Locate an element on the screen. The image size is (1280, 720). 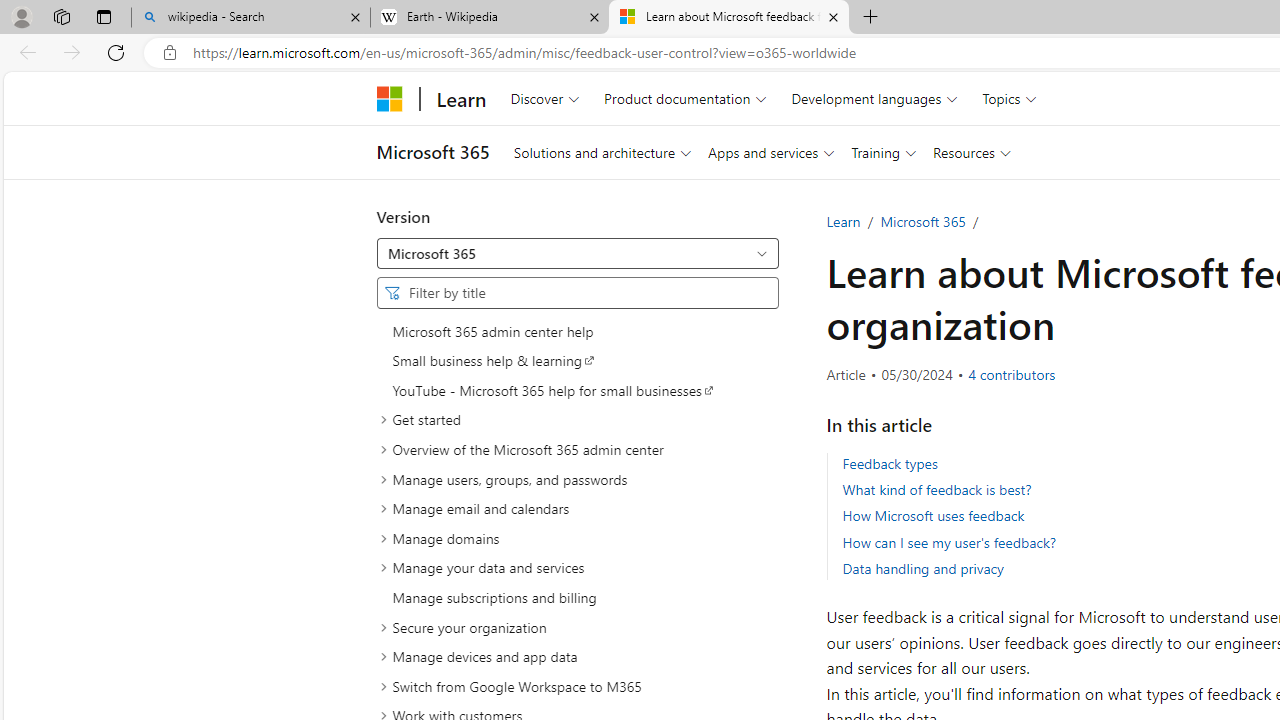
'Solutions and architecture' is located at coordinates (601, 151).